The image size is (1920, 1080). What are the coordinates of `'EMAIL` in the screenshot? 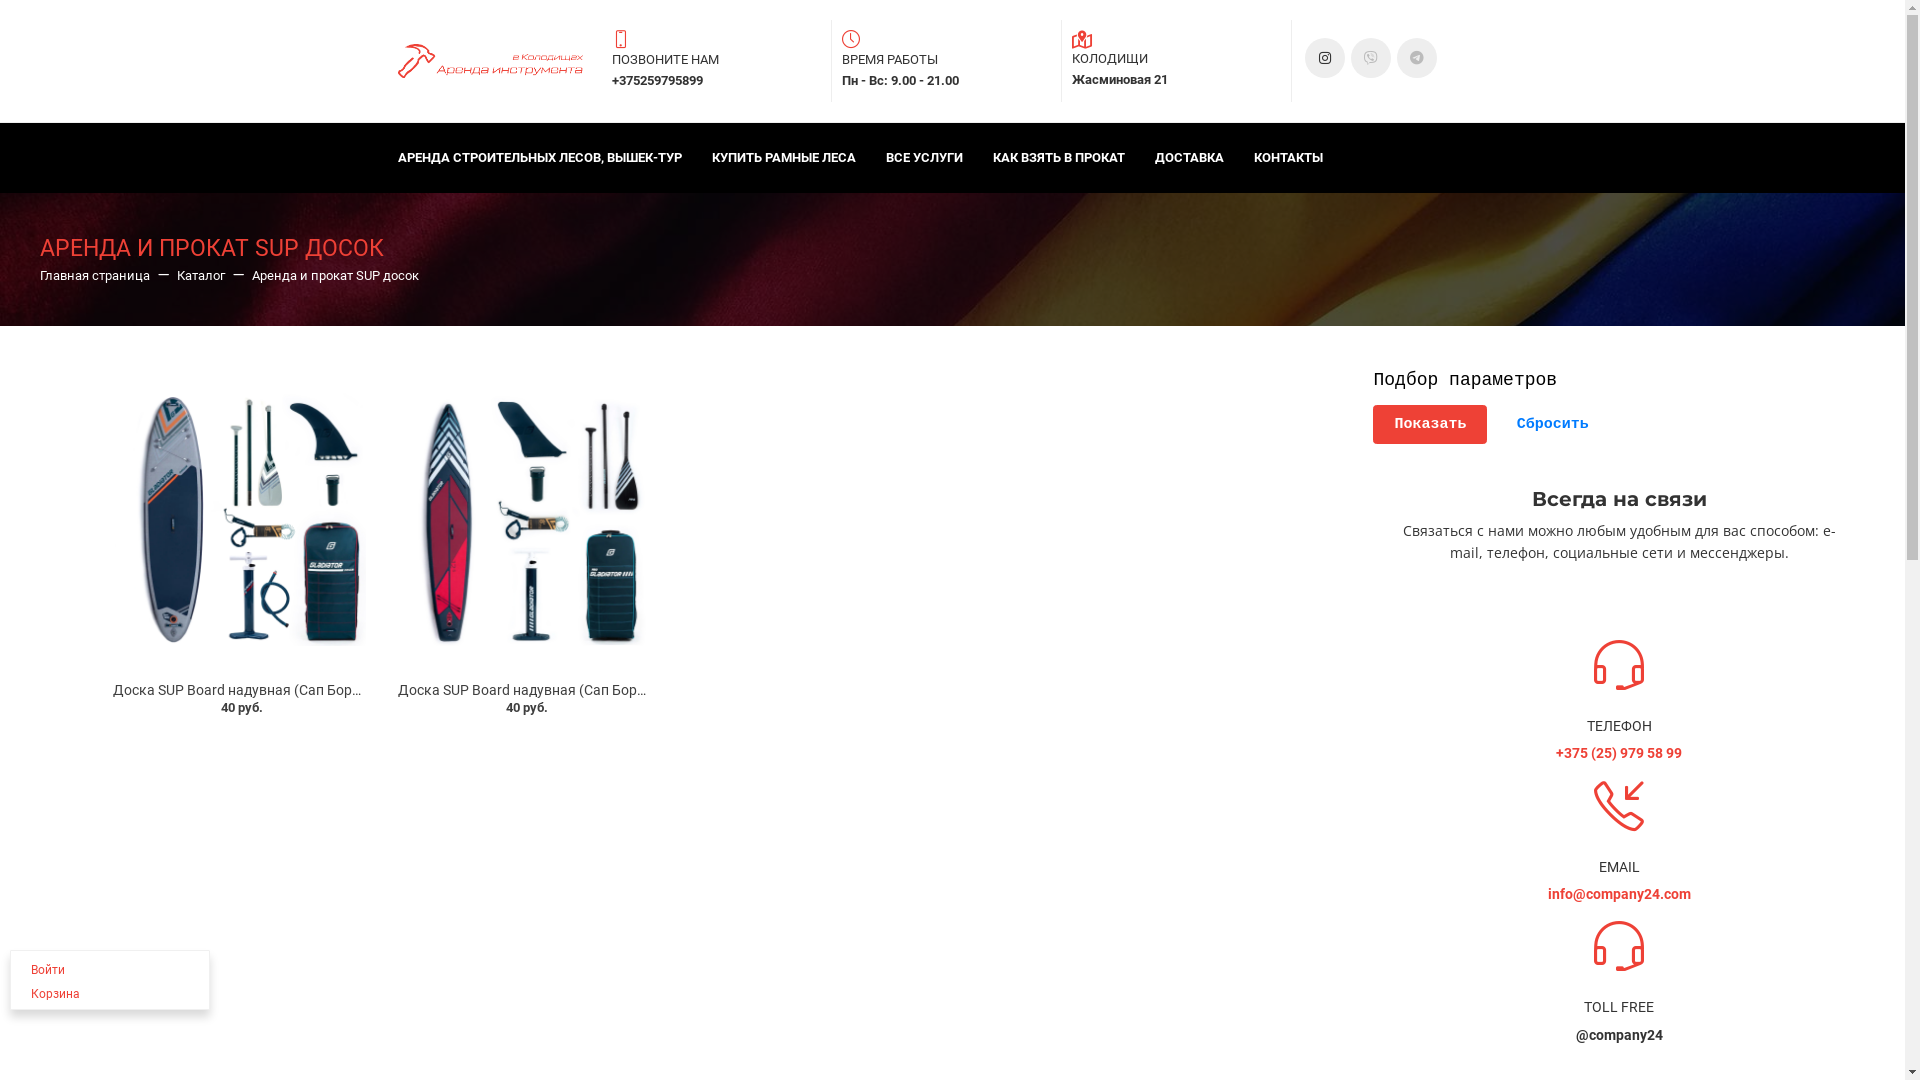 It's located at (1618, 841).